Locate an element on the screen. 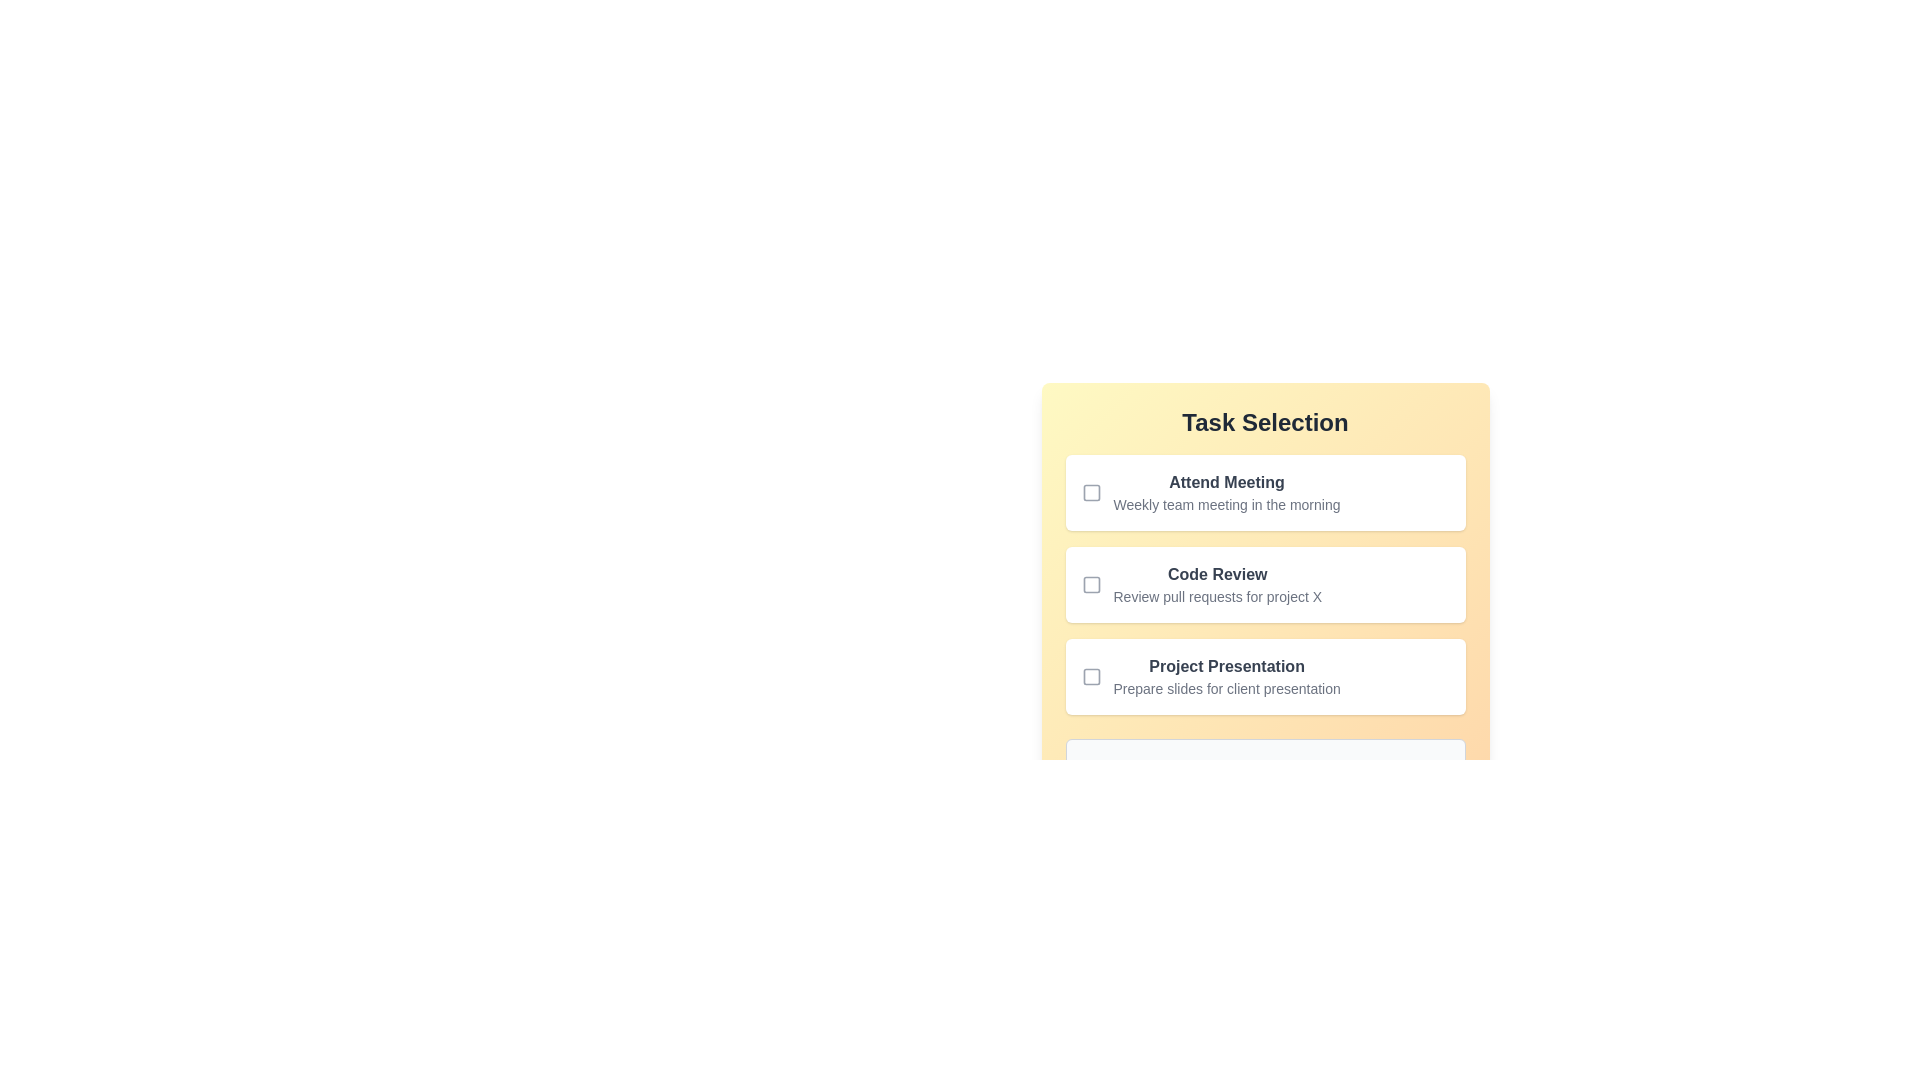  the 'Attend Meeting' task checkbox located at the top of the task list to read its full content is located at coordinates (1264, 493).